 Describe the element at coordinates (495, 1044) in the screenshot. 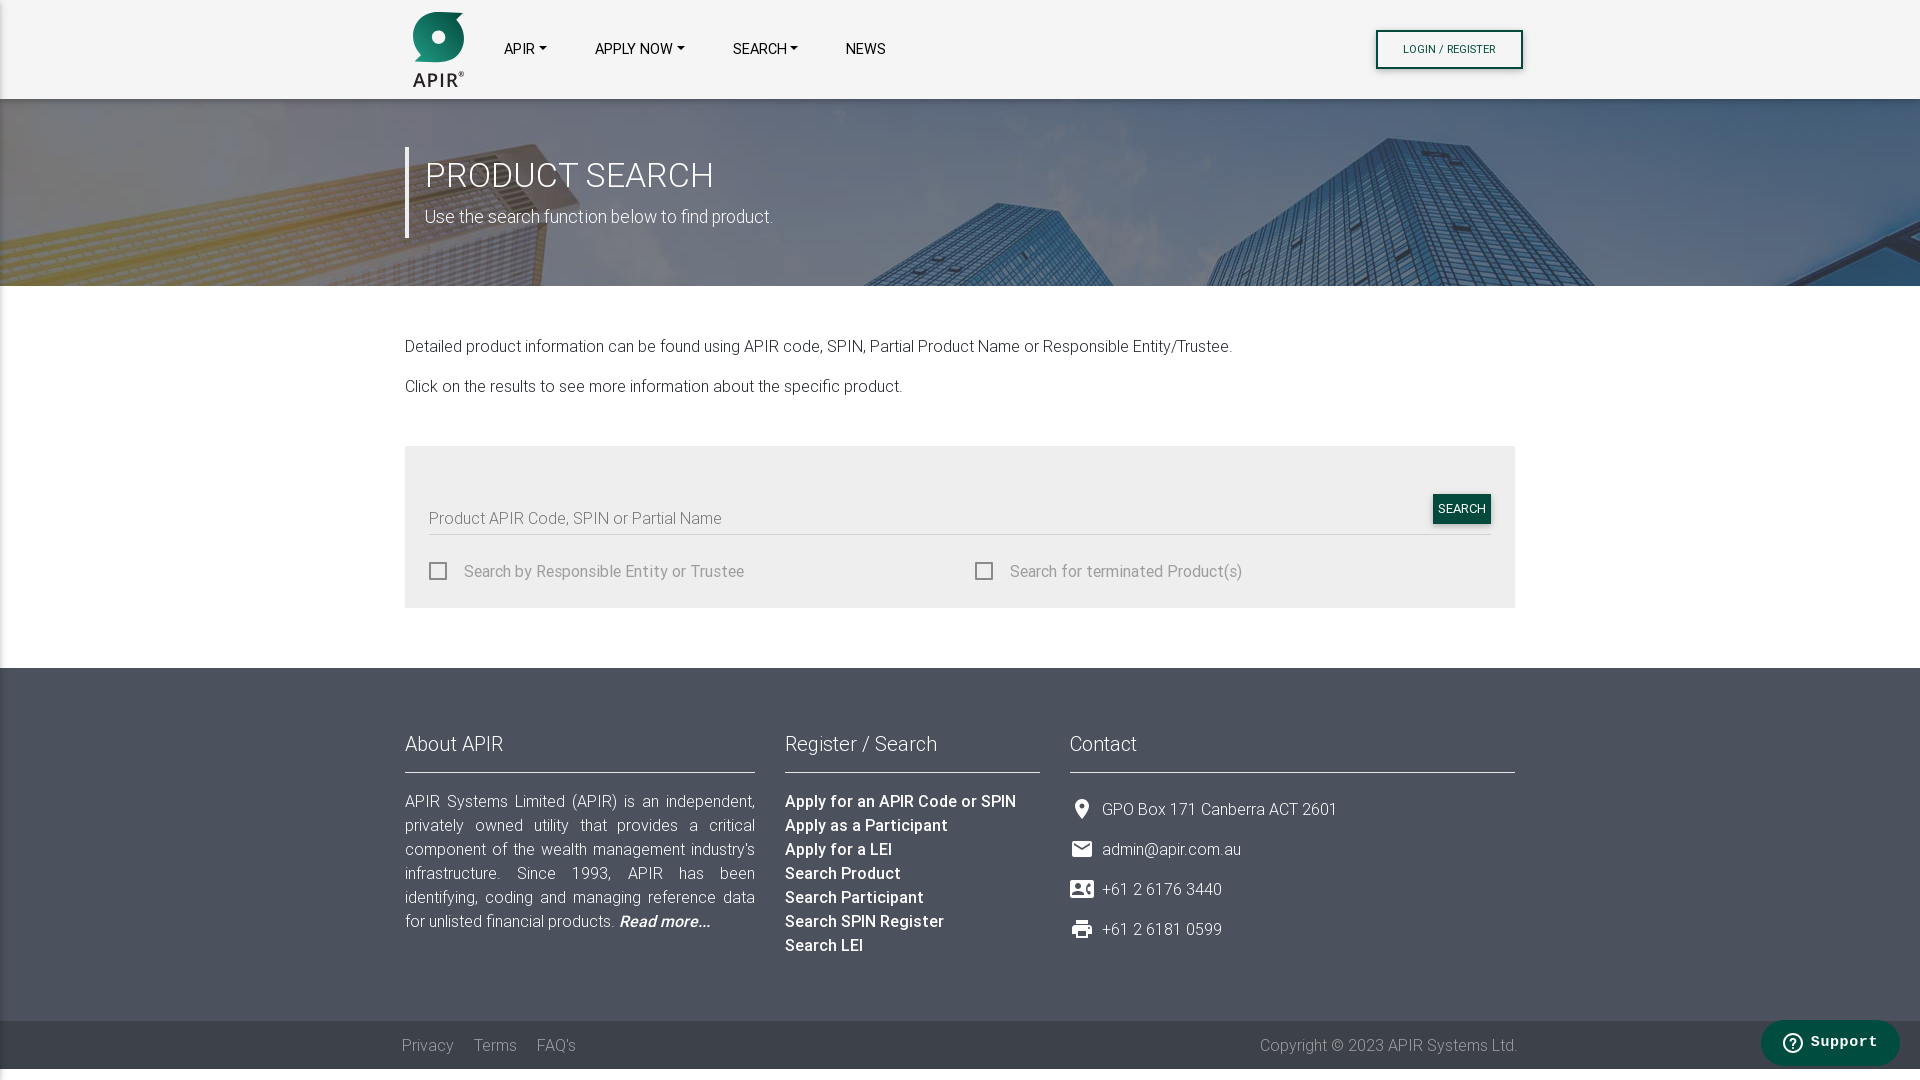

I see `'Terms'` at that location.